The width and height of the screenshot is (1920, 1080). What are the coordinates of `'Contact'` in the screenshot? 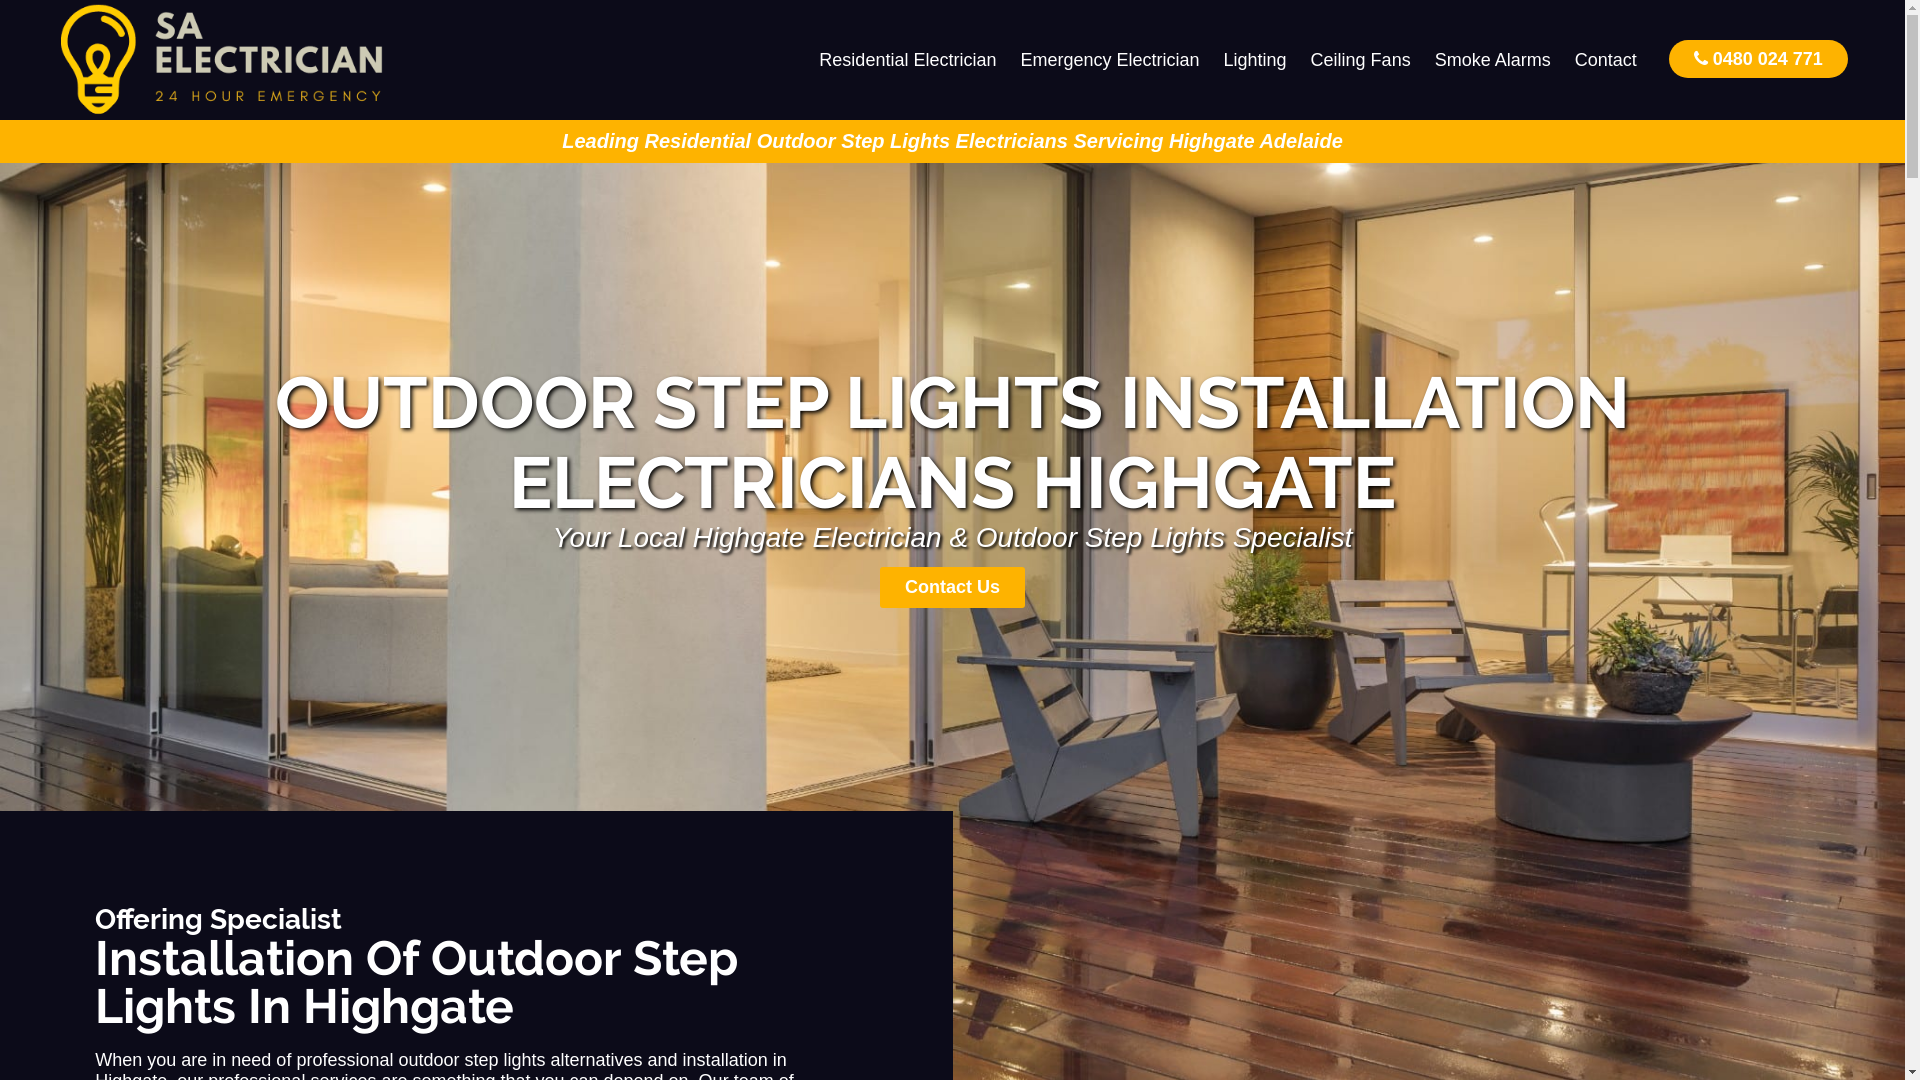 It's located at (1606, 59).